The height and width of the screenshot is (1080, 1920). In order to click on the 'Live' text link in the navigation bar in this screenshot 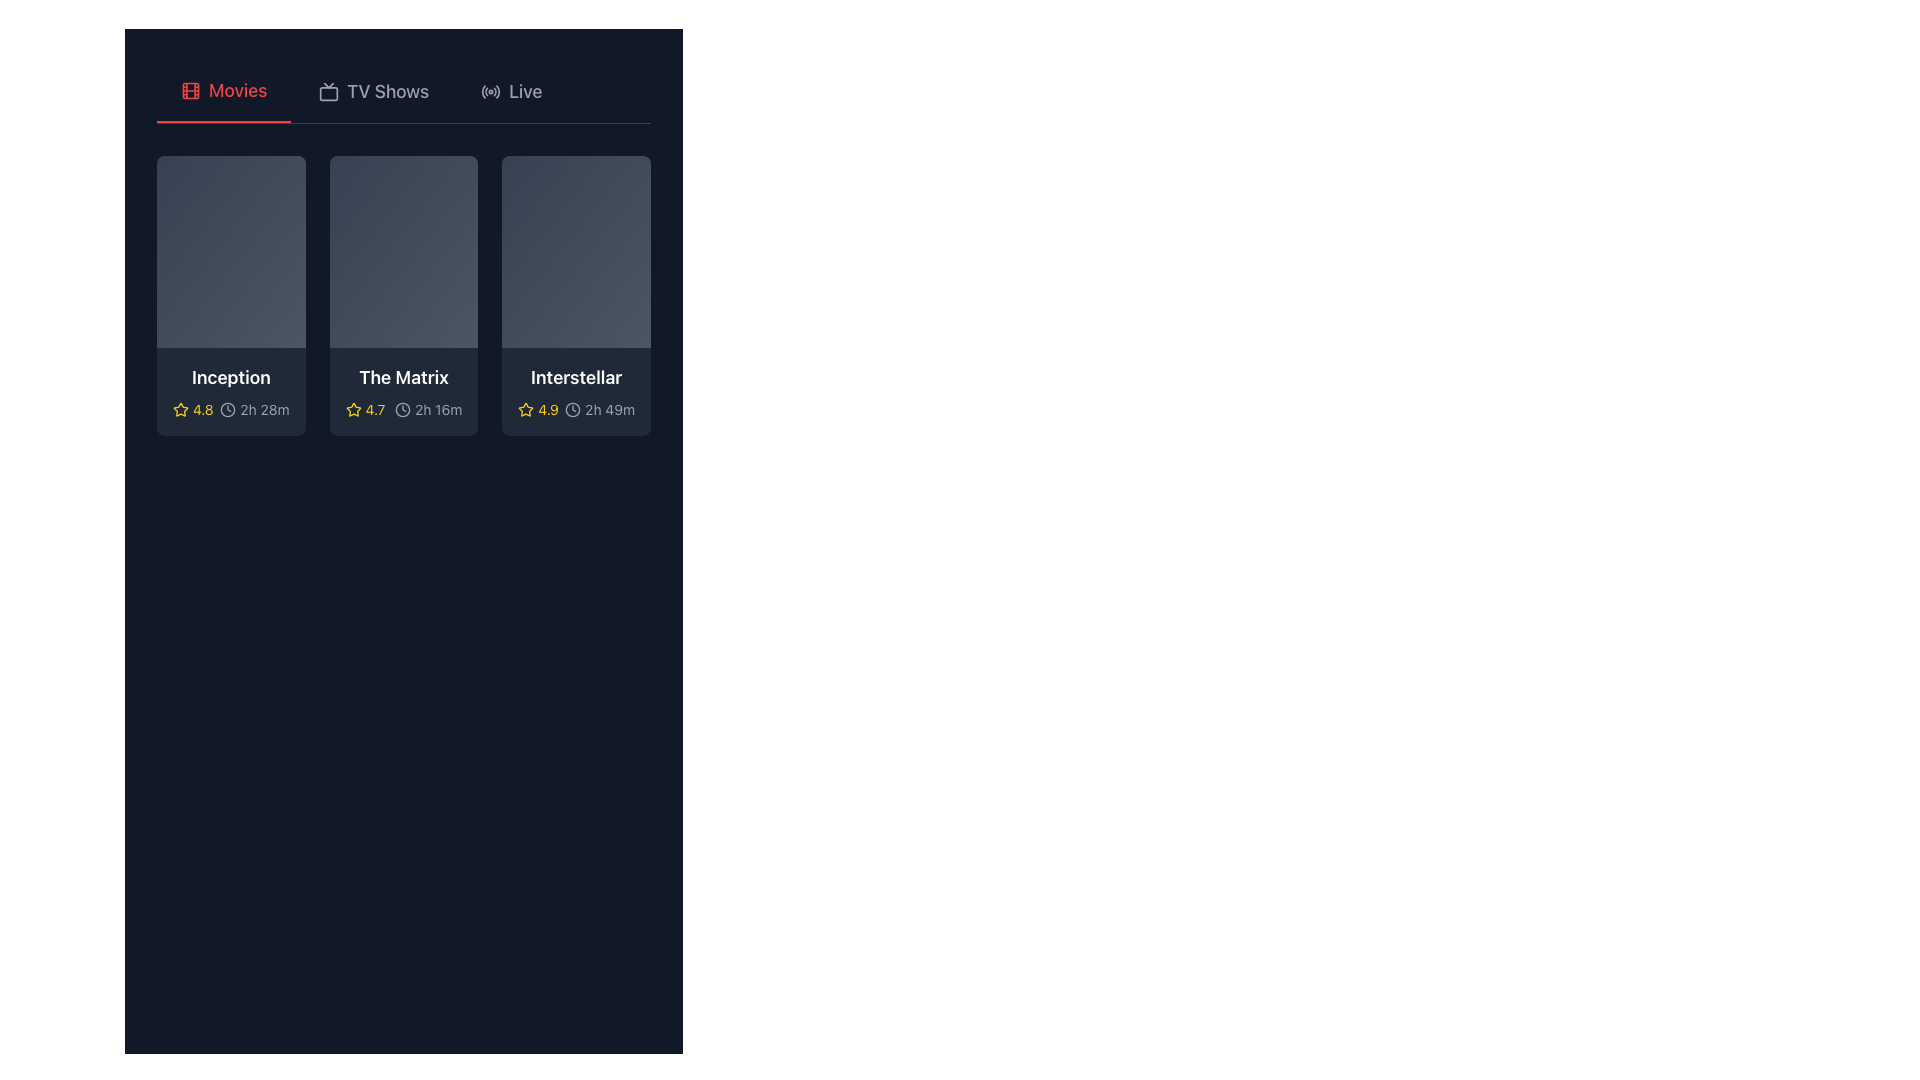, I will do `click(525, 92)`.